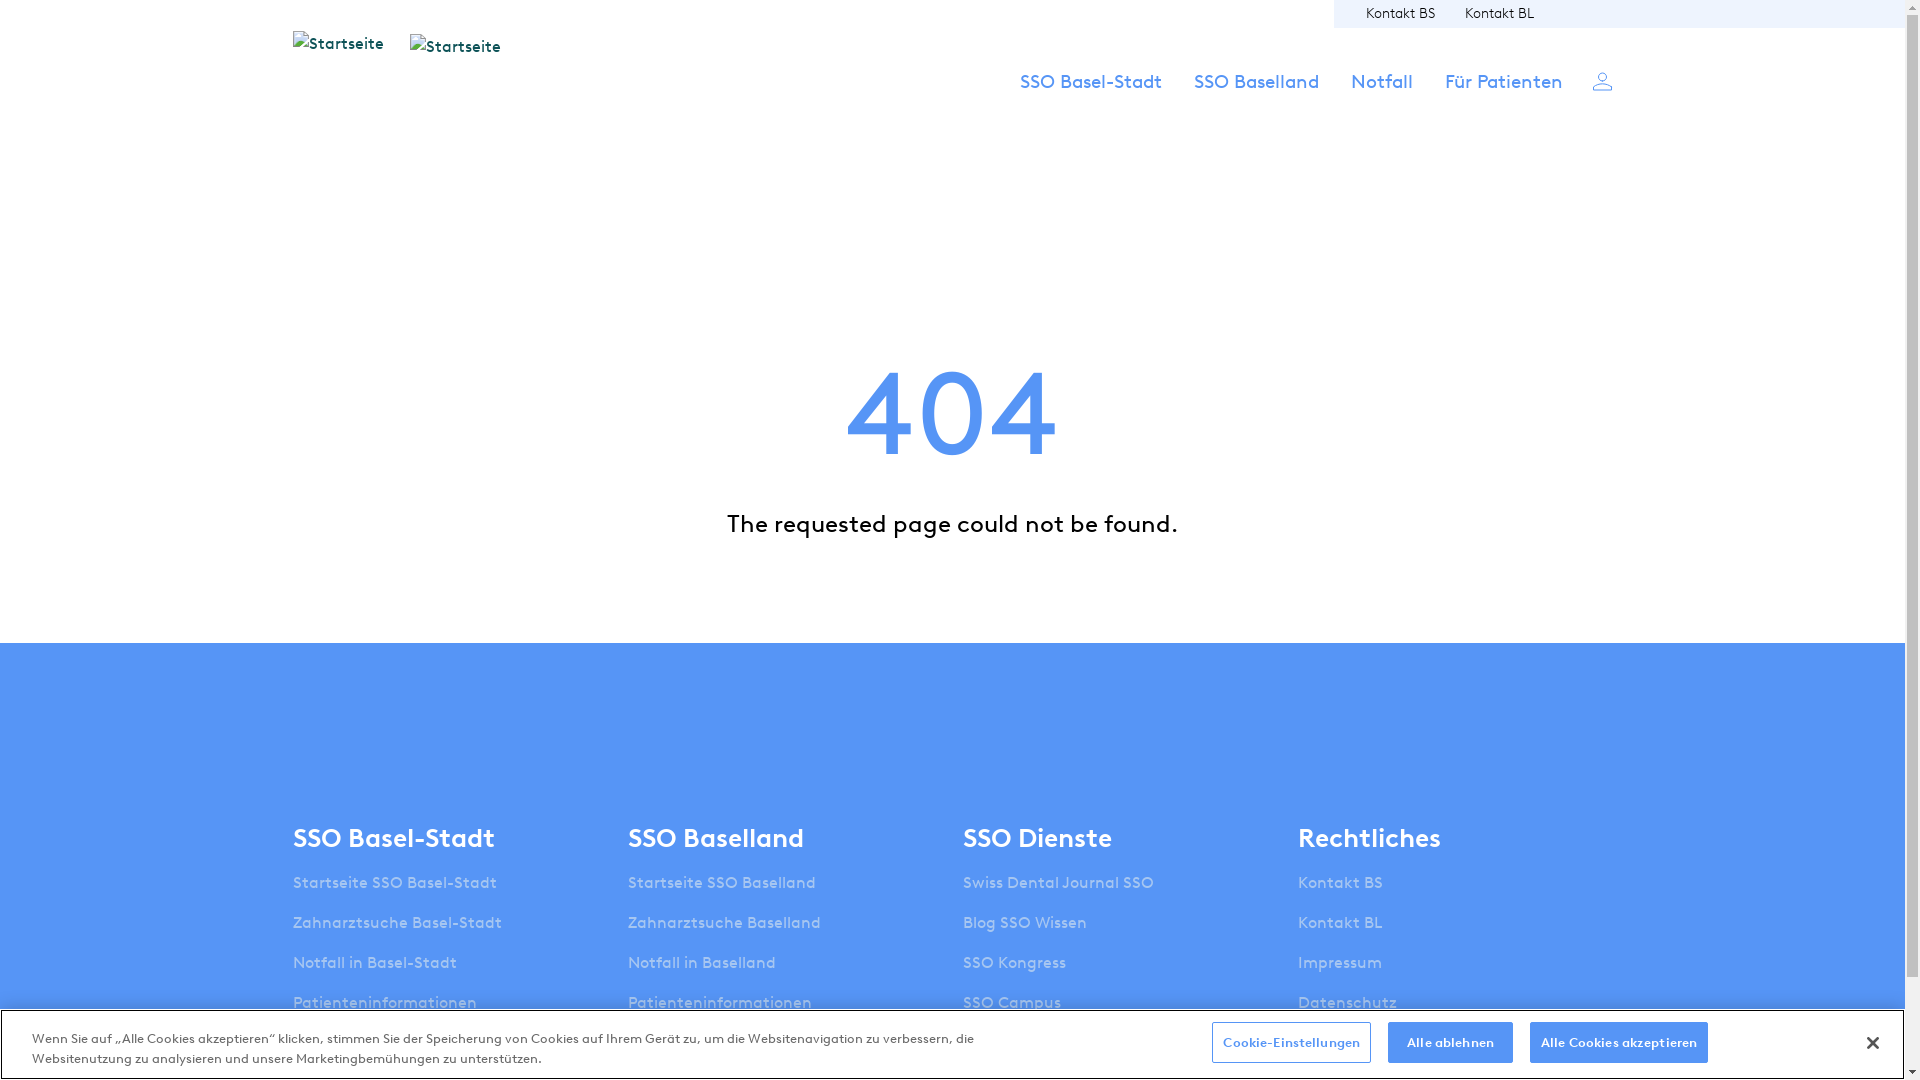 The height and width of the screenshot is (1080, 1920). I want to click on 'Notfall', so click(1380, 100).